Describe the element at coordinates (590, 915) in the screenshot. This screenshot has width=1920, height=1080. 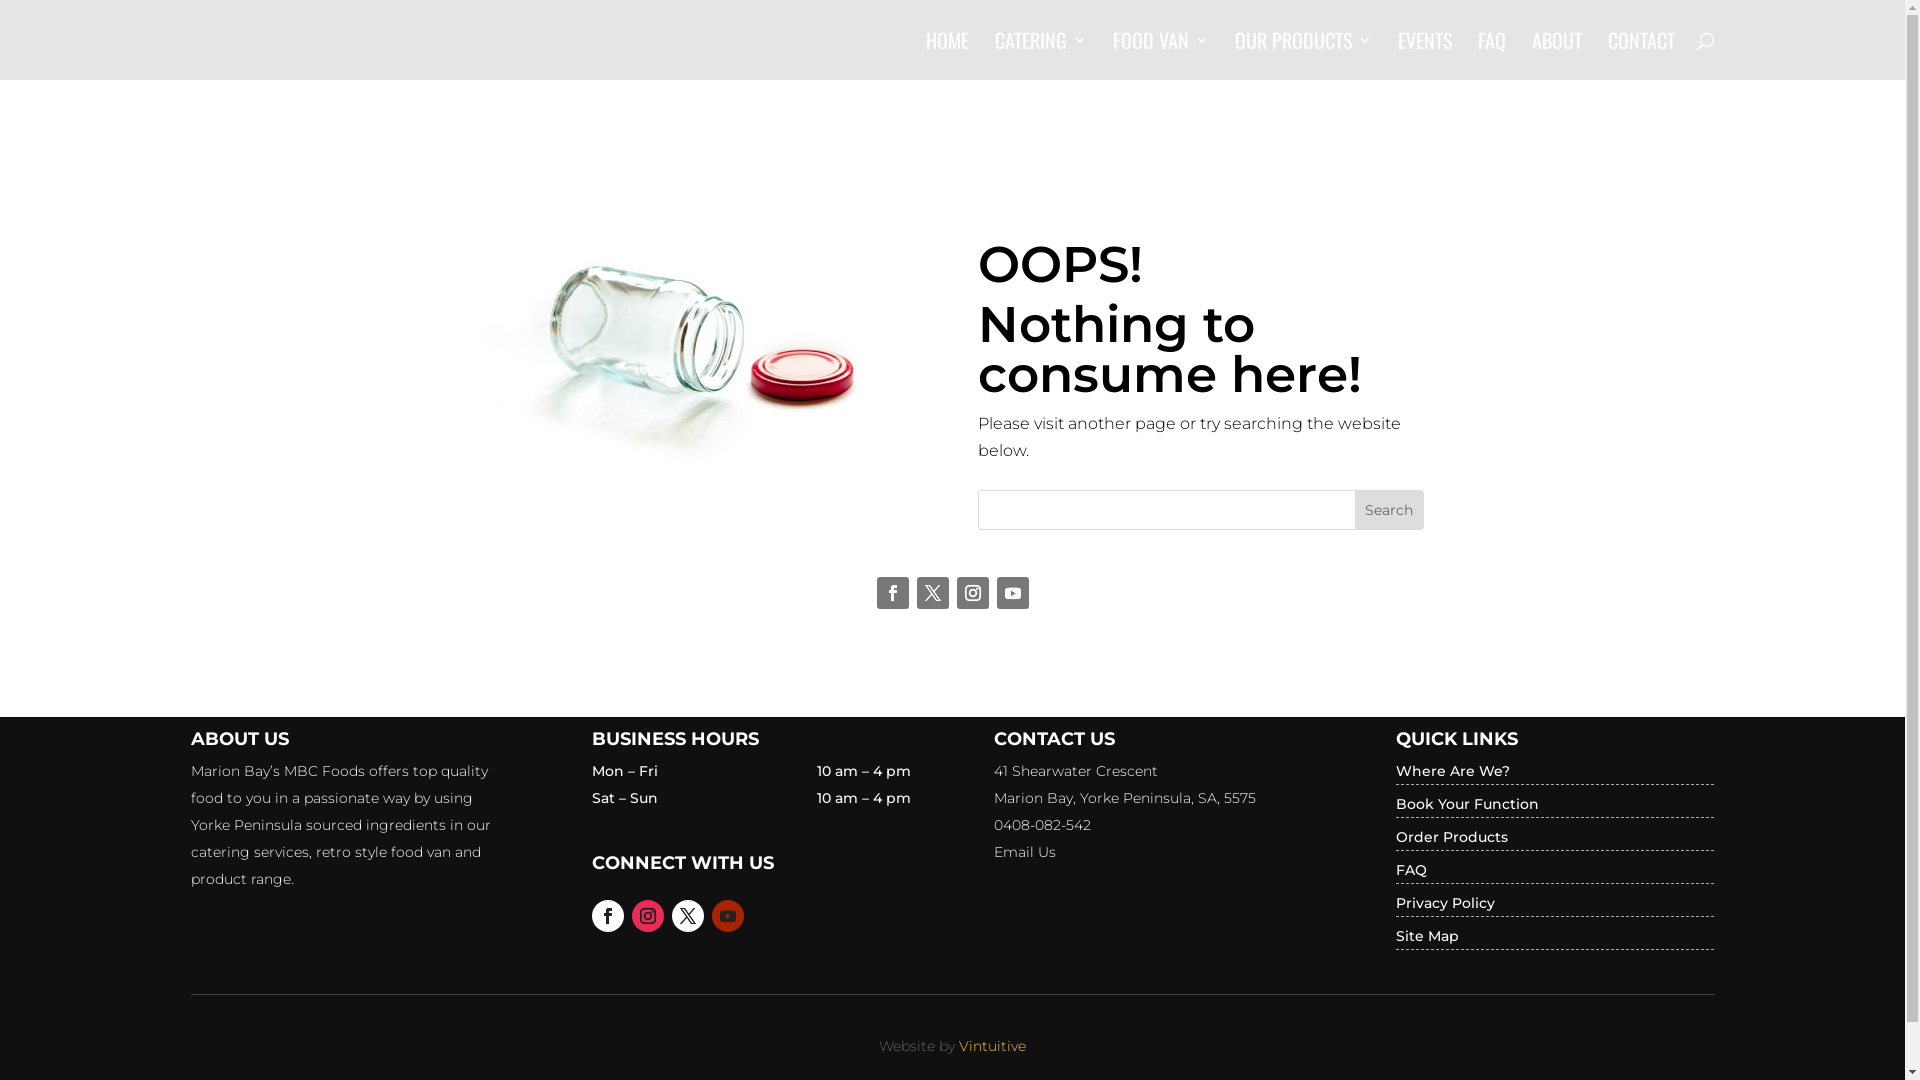
I see `'Follow on Facebook'` at that location.